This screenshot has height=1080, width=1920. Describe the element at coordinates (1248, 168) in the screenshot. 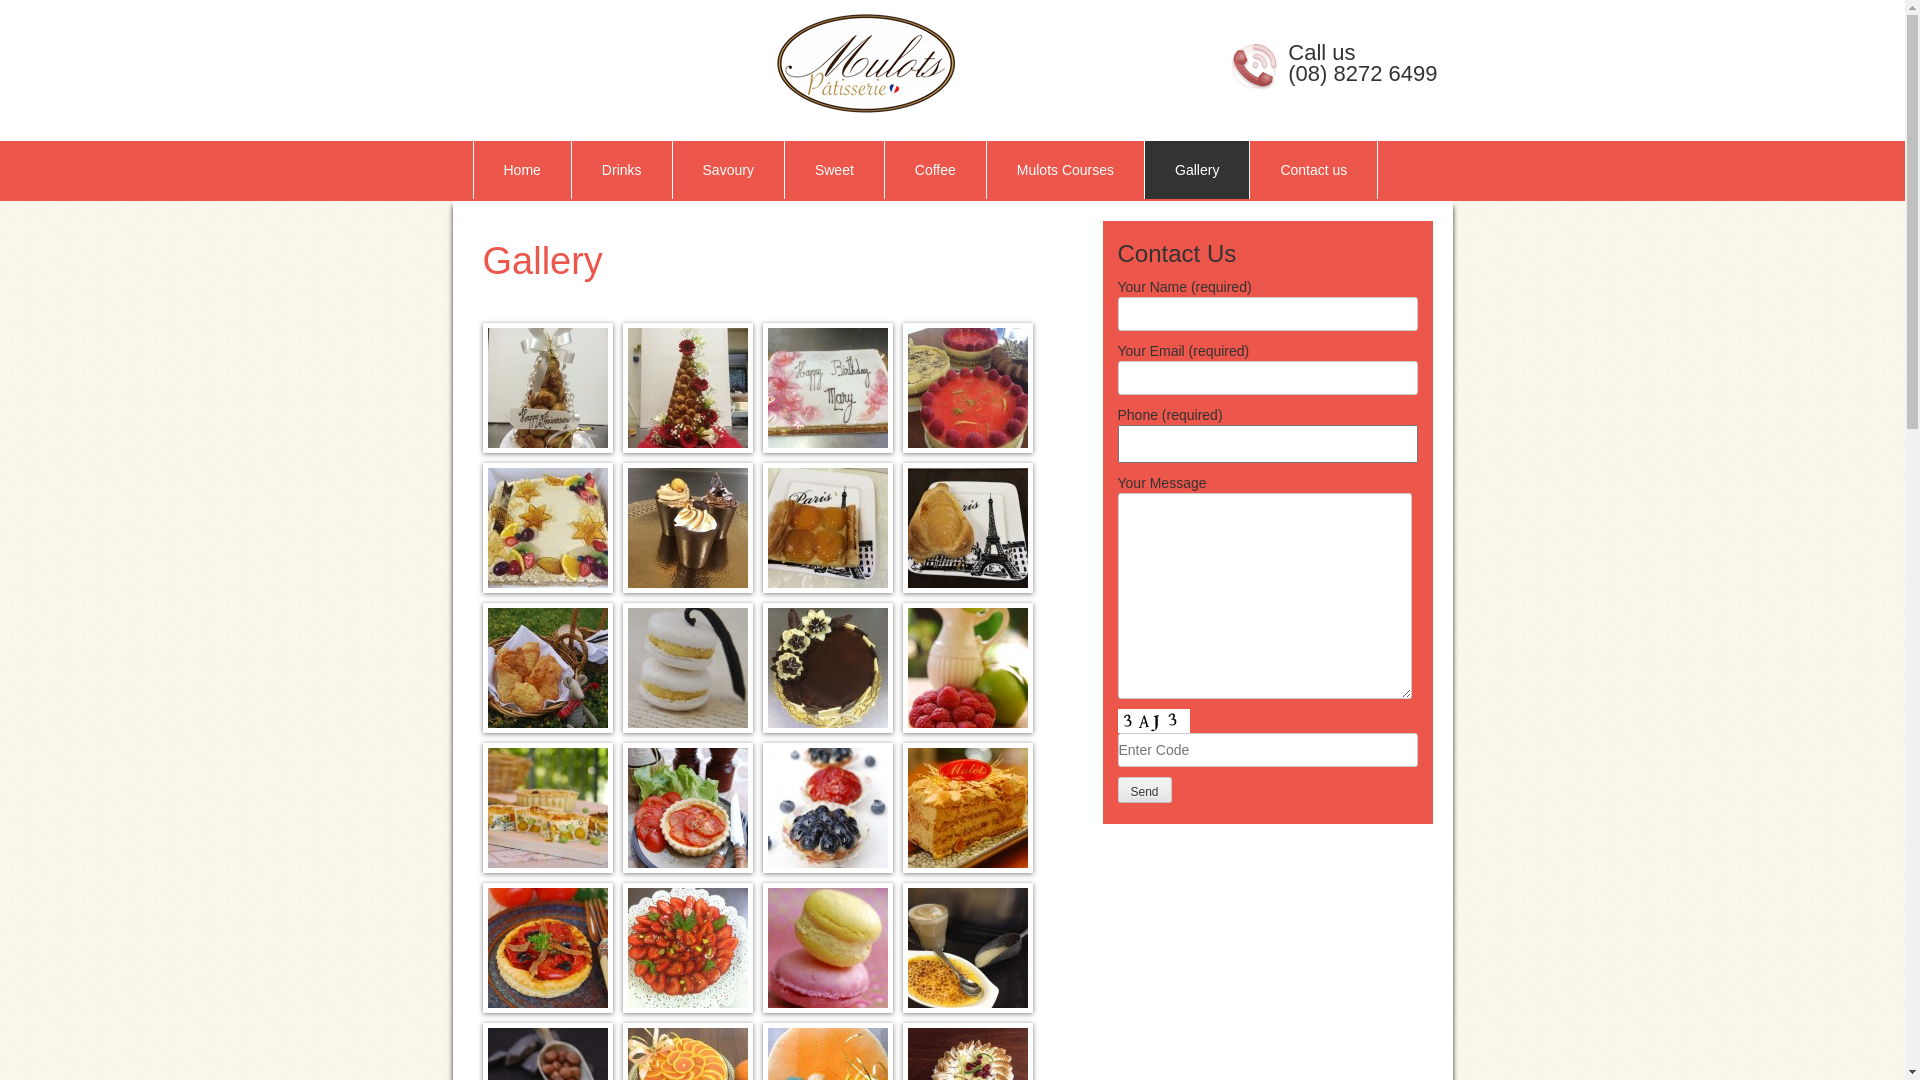

I see `'Contact us'` at that location.